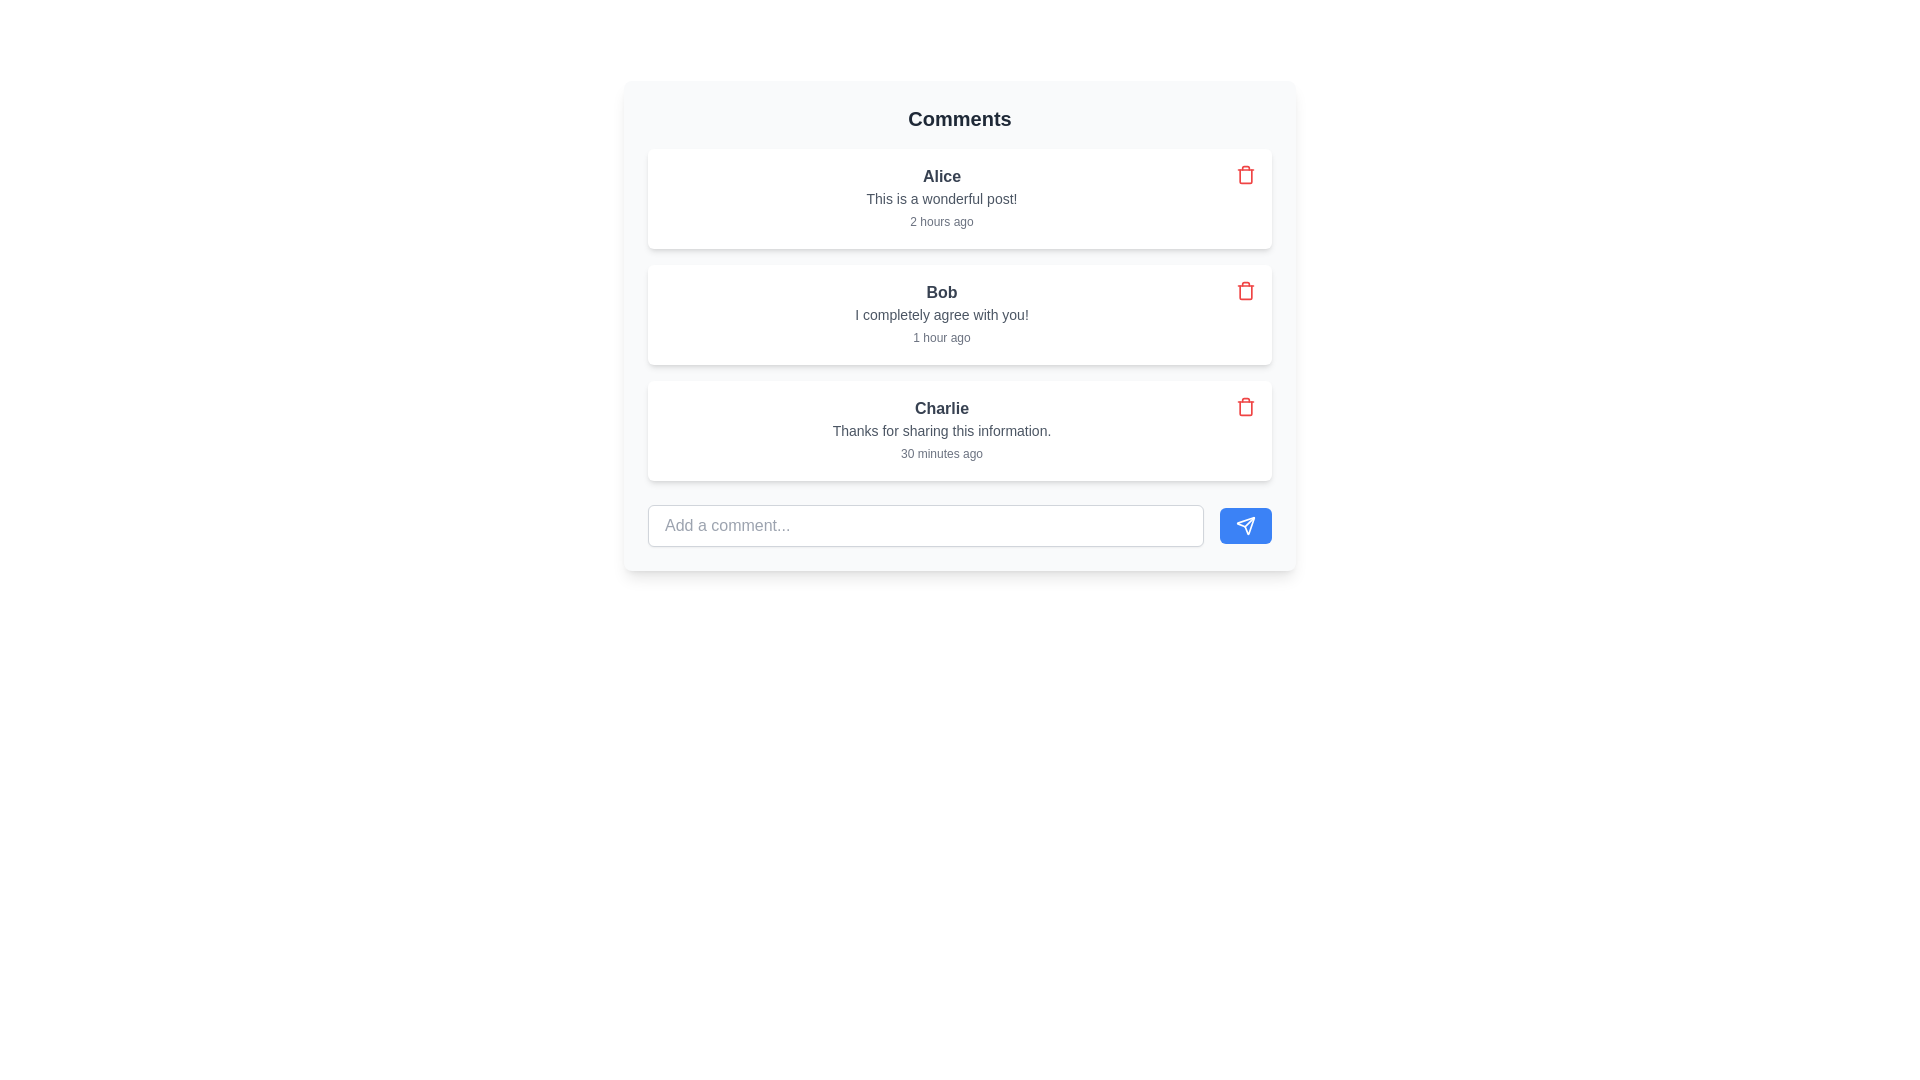  What do you see at coordinates (940, 293) in the screenshot?
I see `the Static Text that represents the name of the user who authored the comment in the second comment card of the 'Comments' section, which contains the comment 'I completely agree with you!' and a timestamp '1 hour ago'` at bounding box center [940, 293].